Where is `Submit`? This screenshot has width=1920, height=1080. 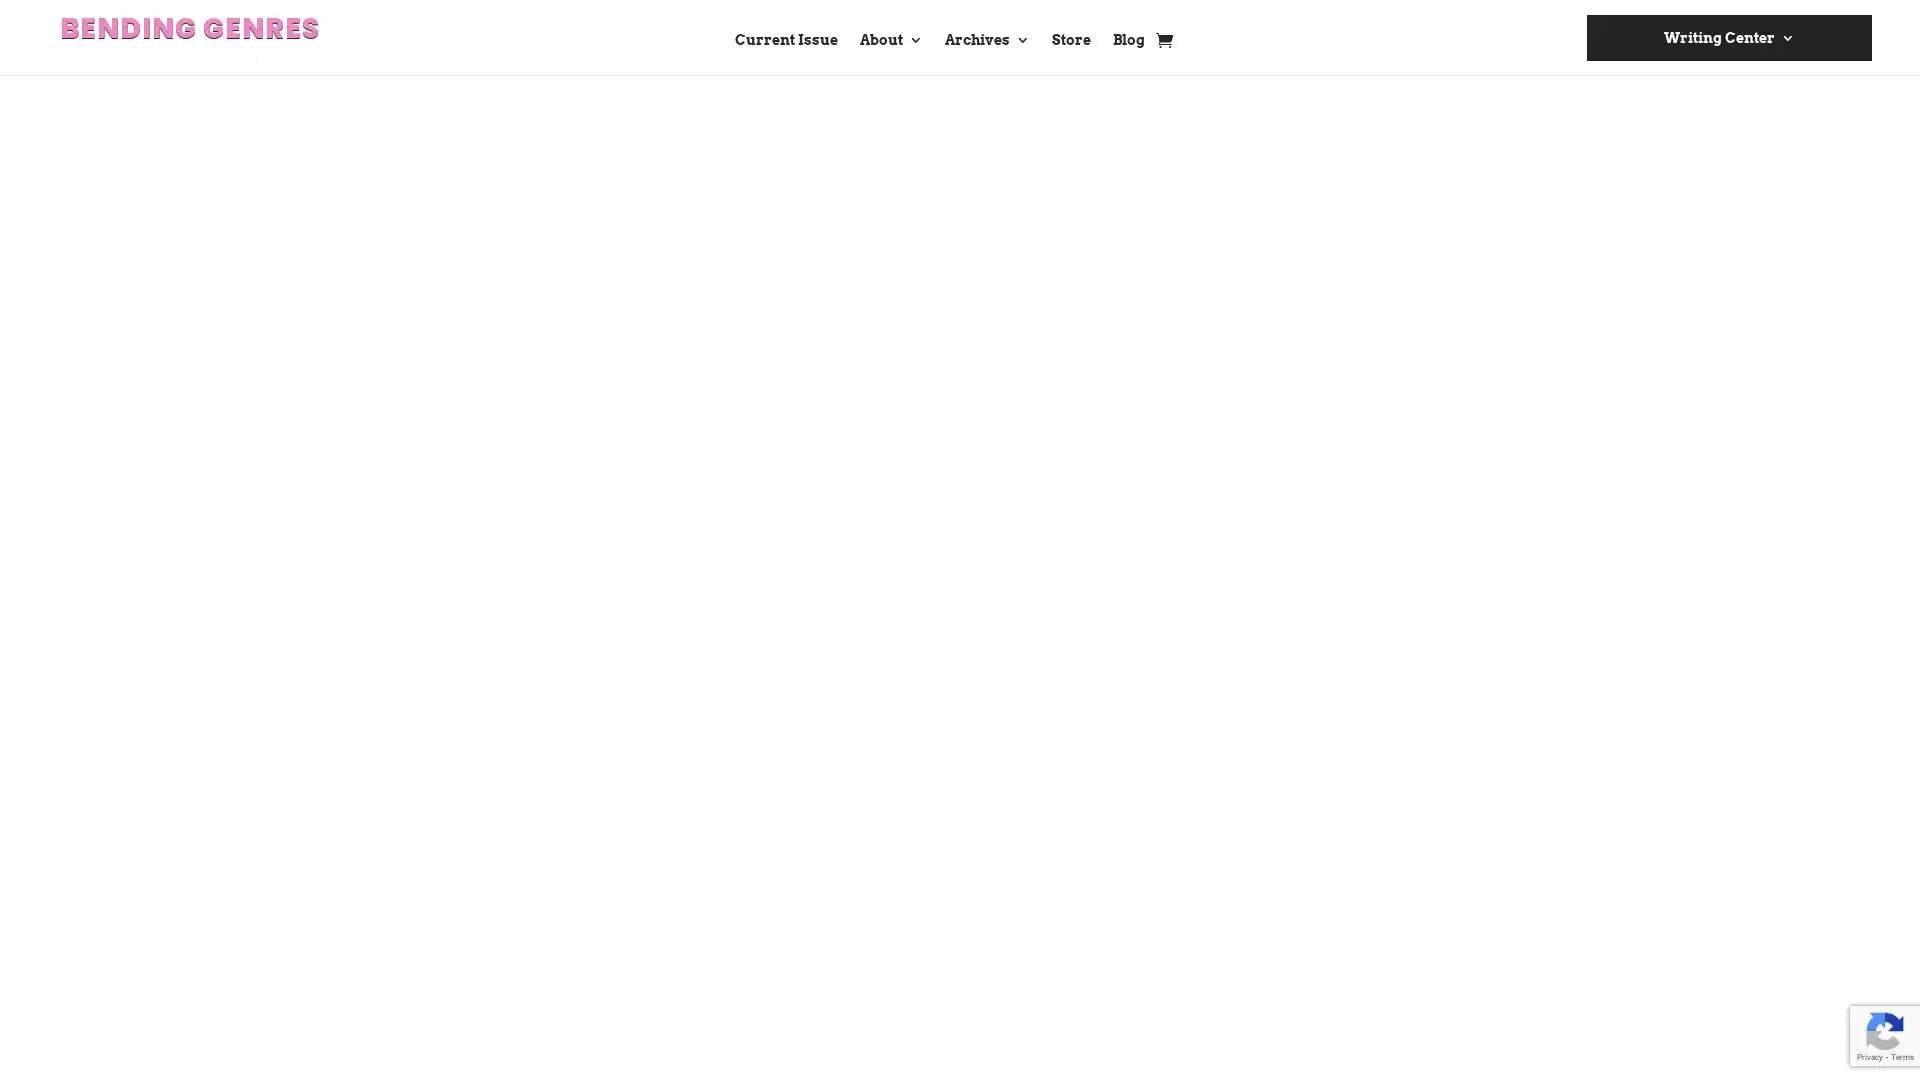
Submit is located at coordinates (1440, 852).